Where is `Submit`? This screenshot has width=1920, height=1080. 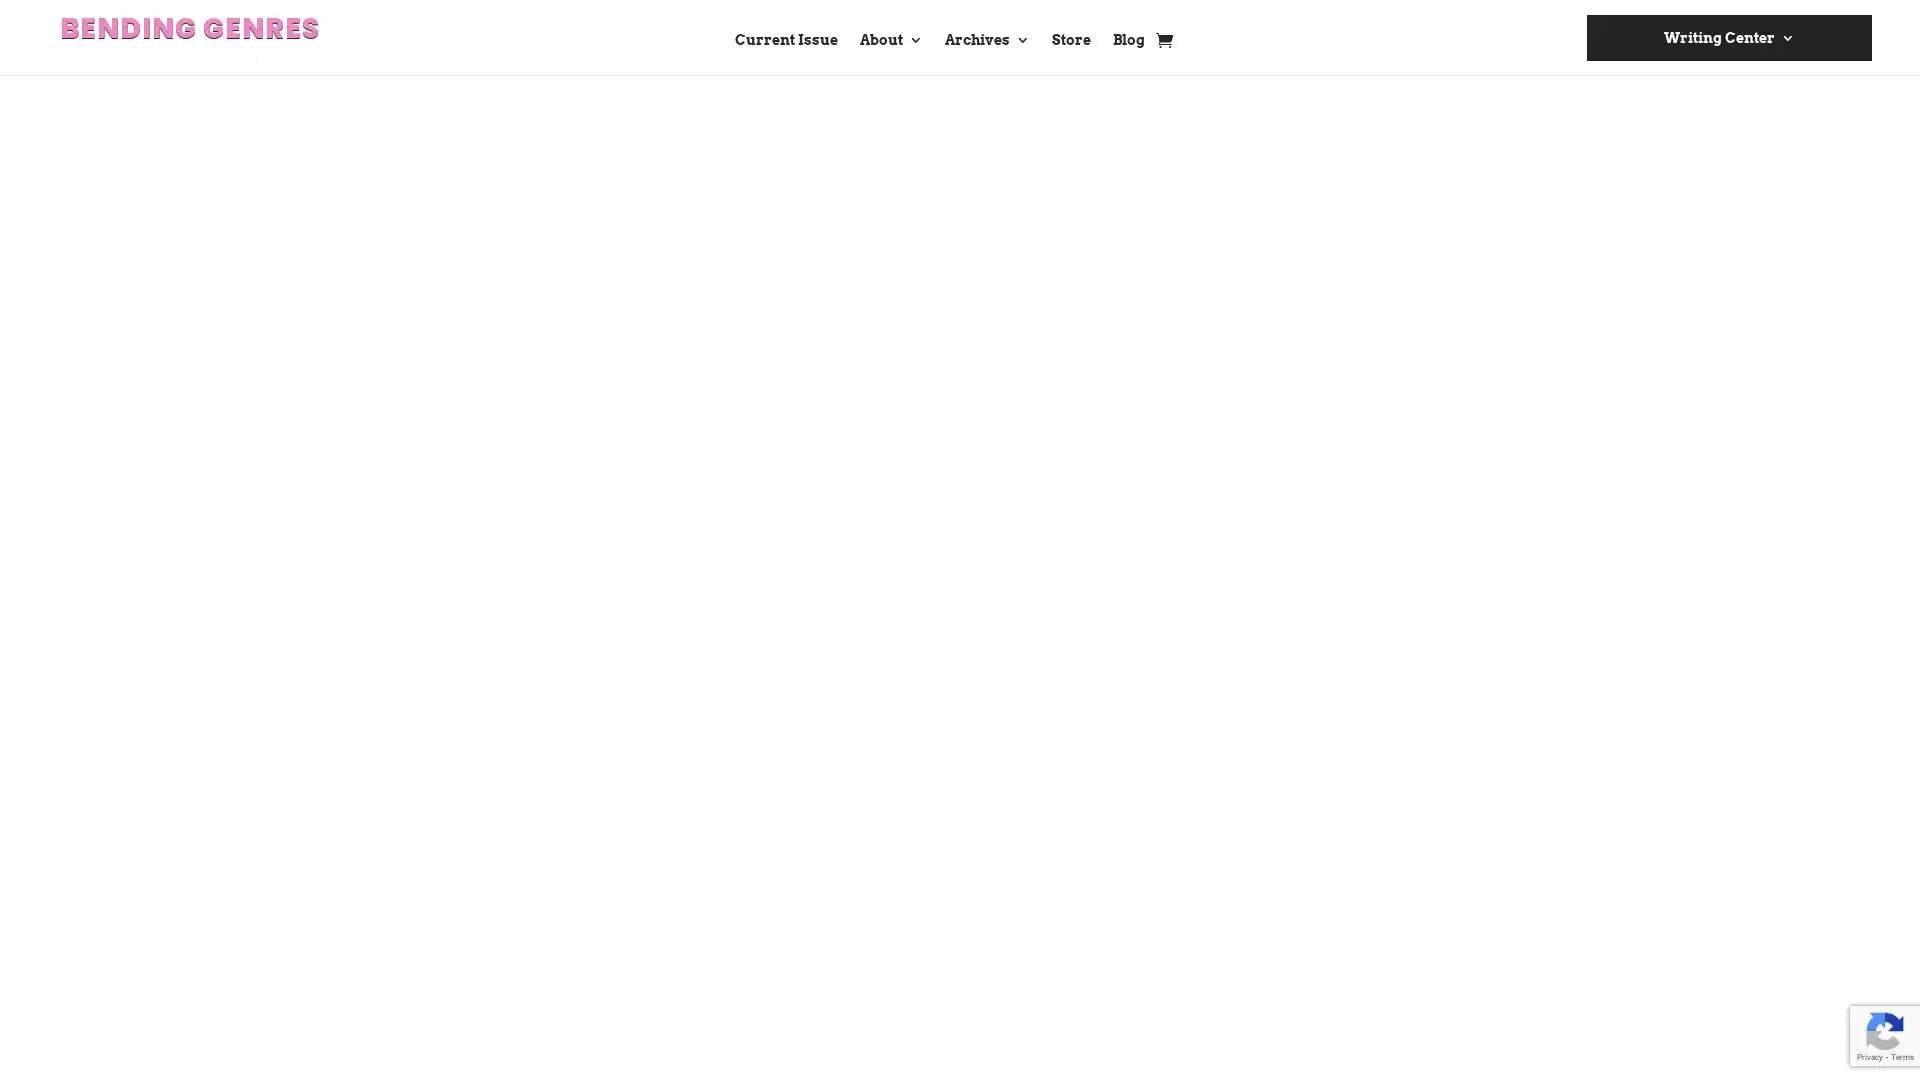
Submit is located at coordinates (1440, 852).